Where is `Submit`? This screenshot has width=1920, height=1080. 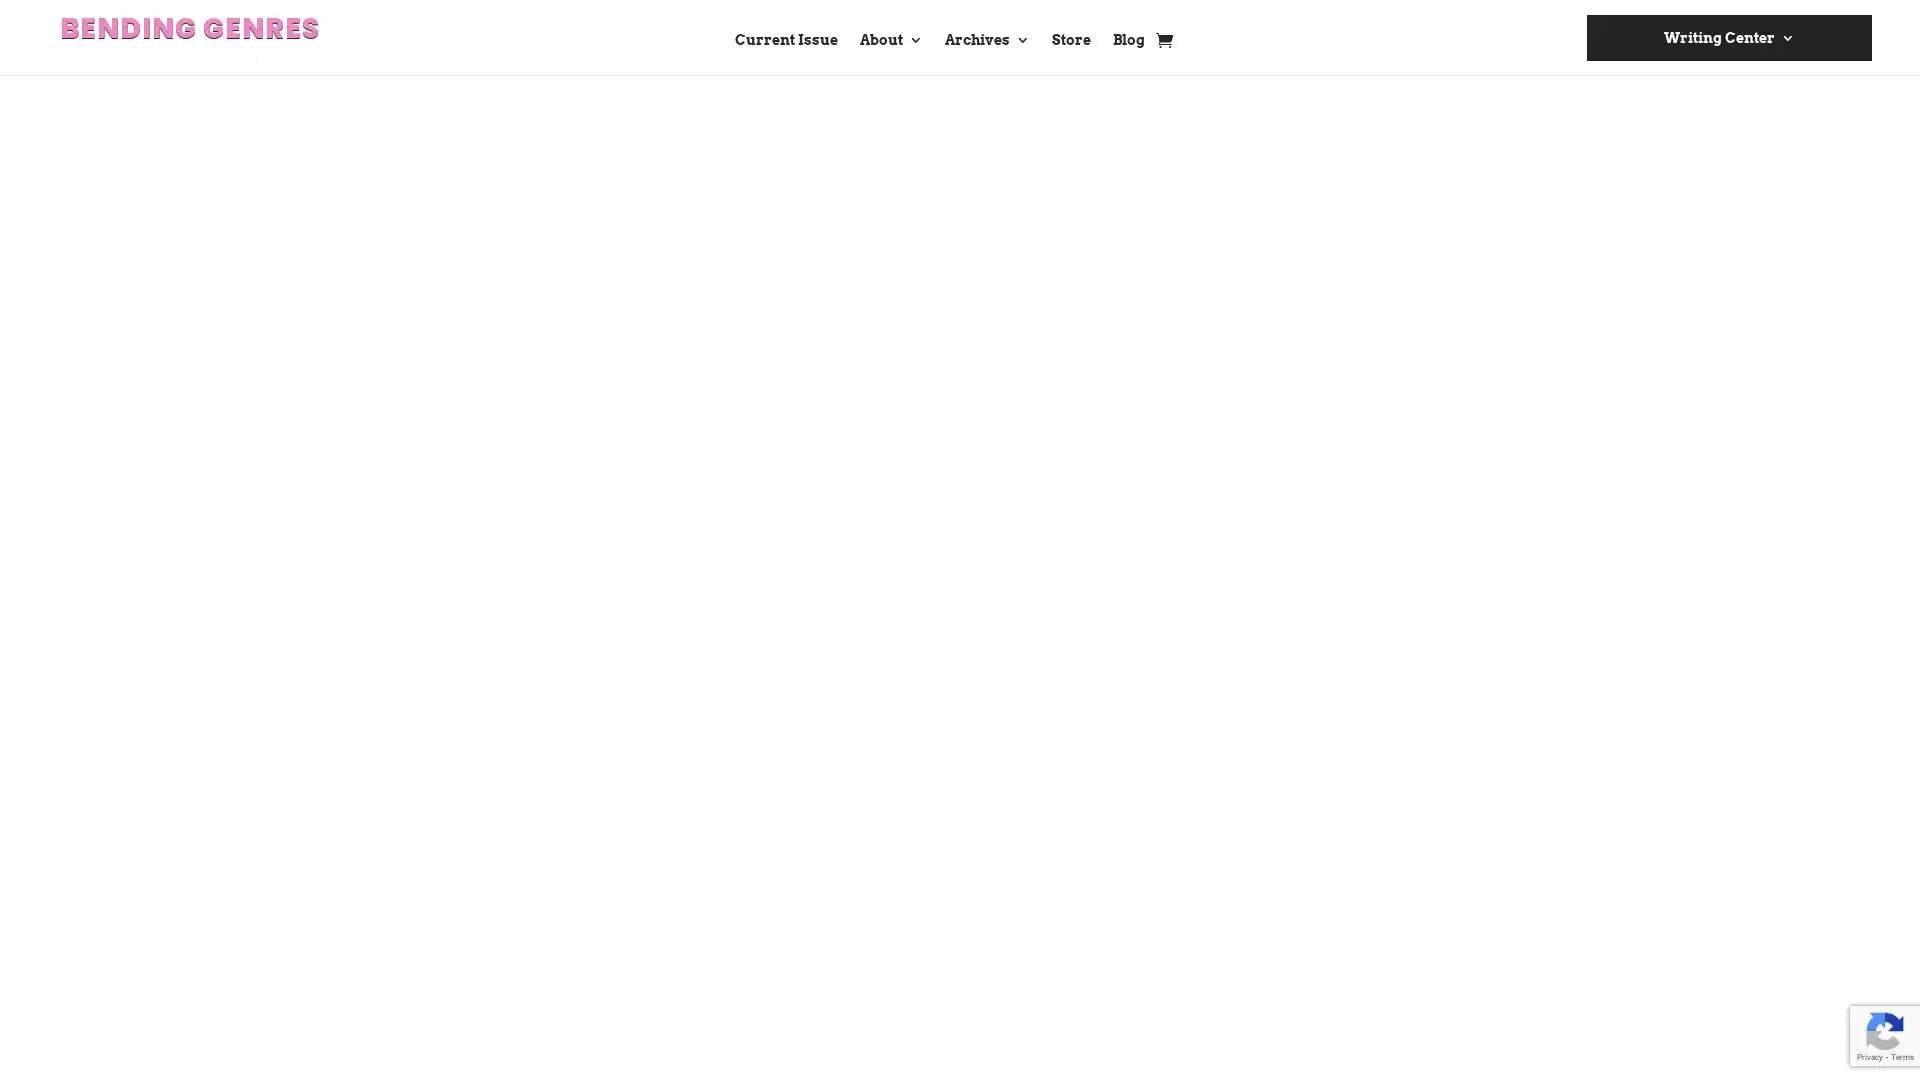
Submit is located at coordinates (1440, 852).